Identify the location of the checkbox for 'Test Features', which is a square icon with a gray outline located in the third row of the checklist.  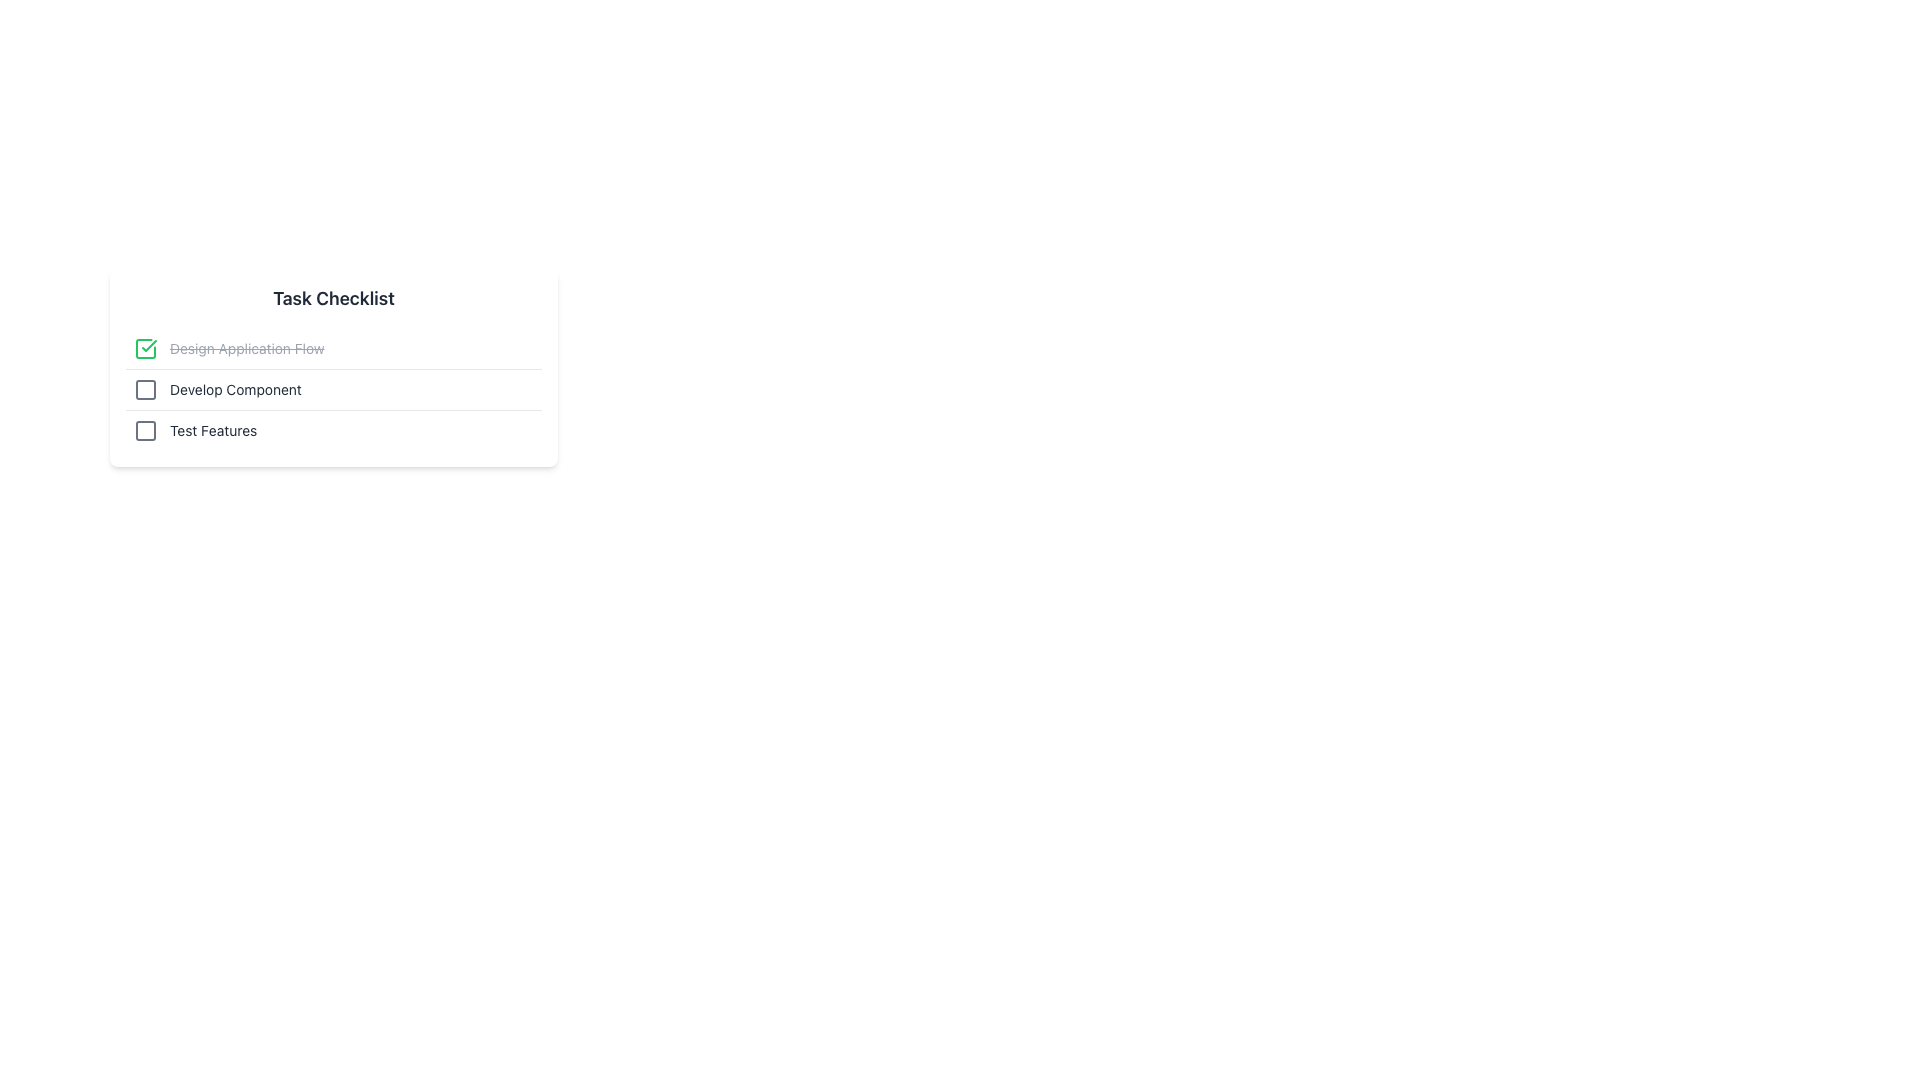
(144, 430).